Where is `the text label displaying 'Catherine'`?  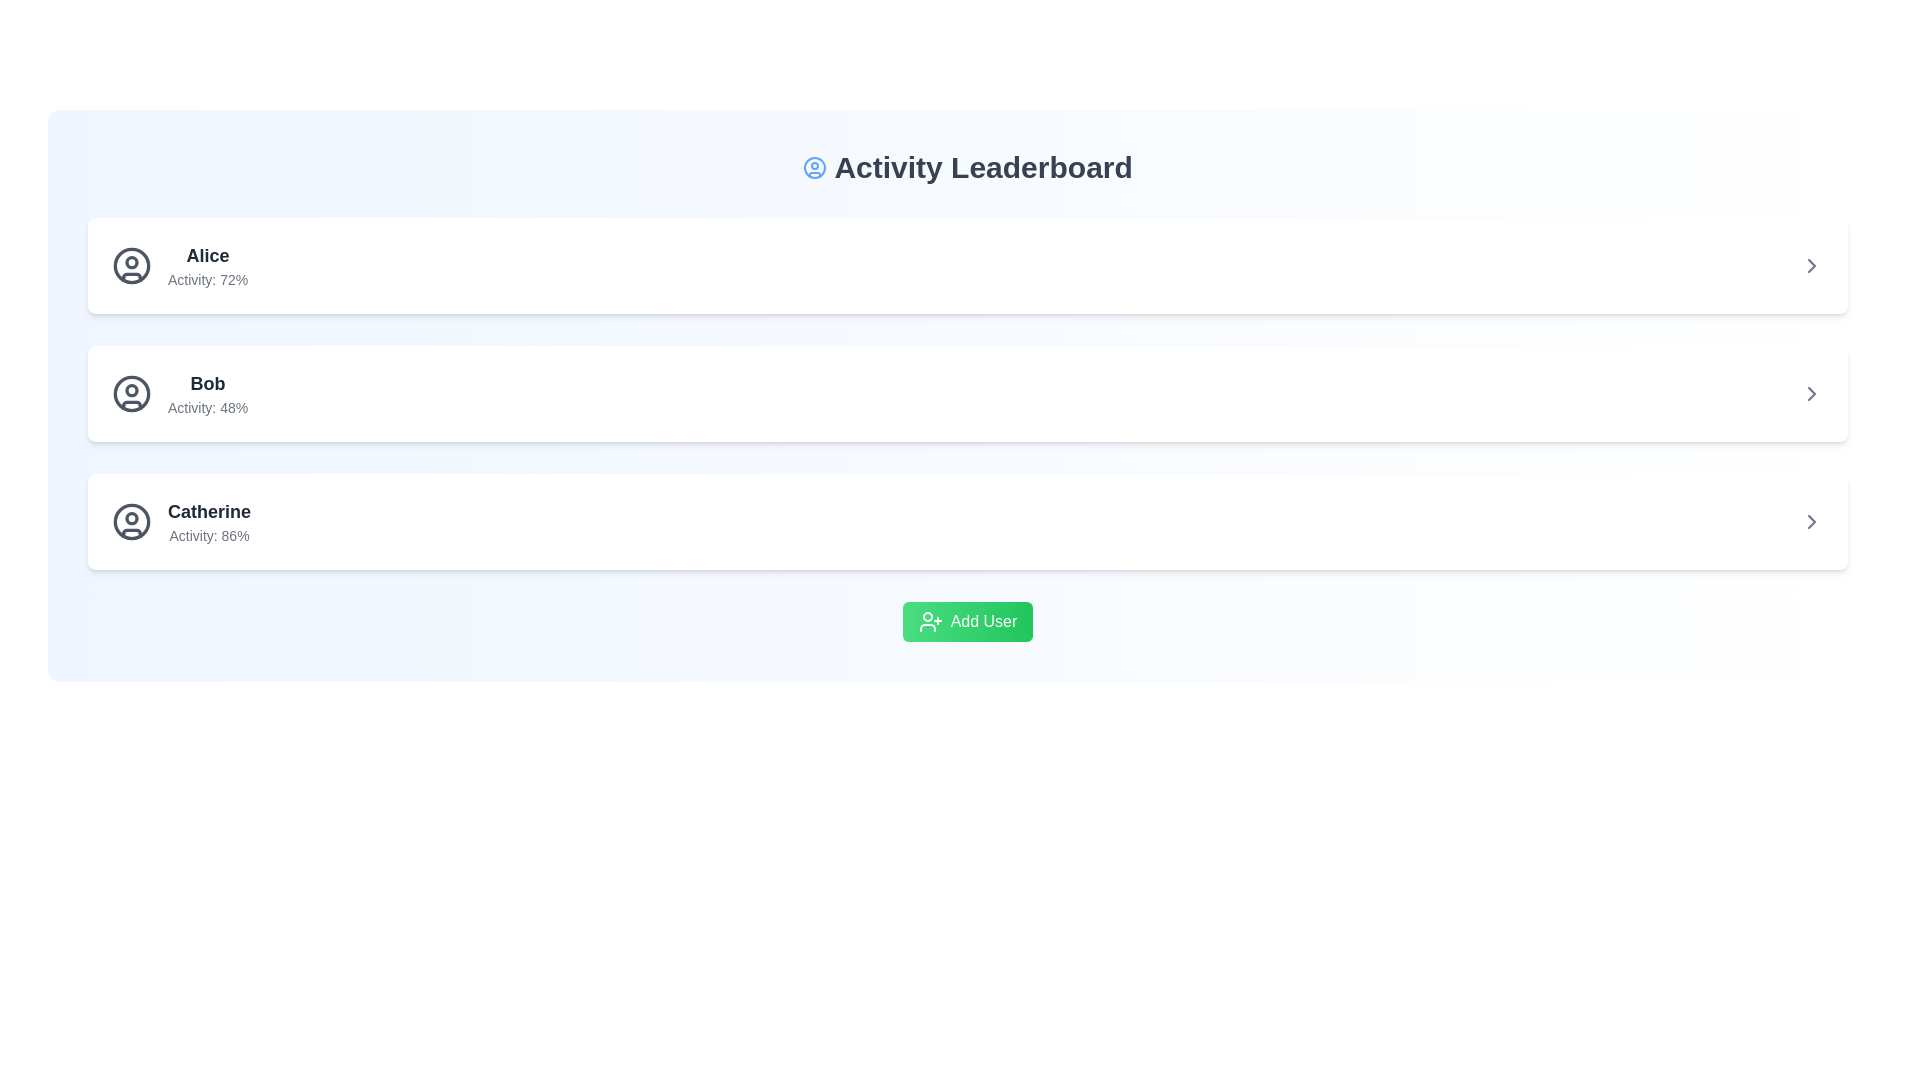
the text label displaying 'Catherine' is located at coordinates (209, 520).